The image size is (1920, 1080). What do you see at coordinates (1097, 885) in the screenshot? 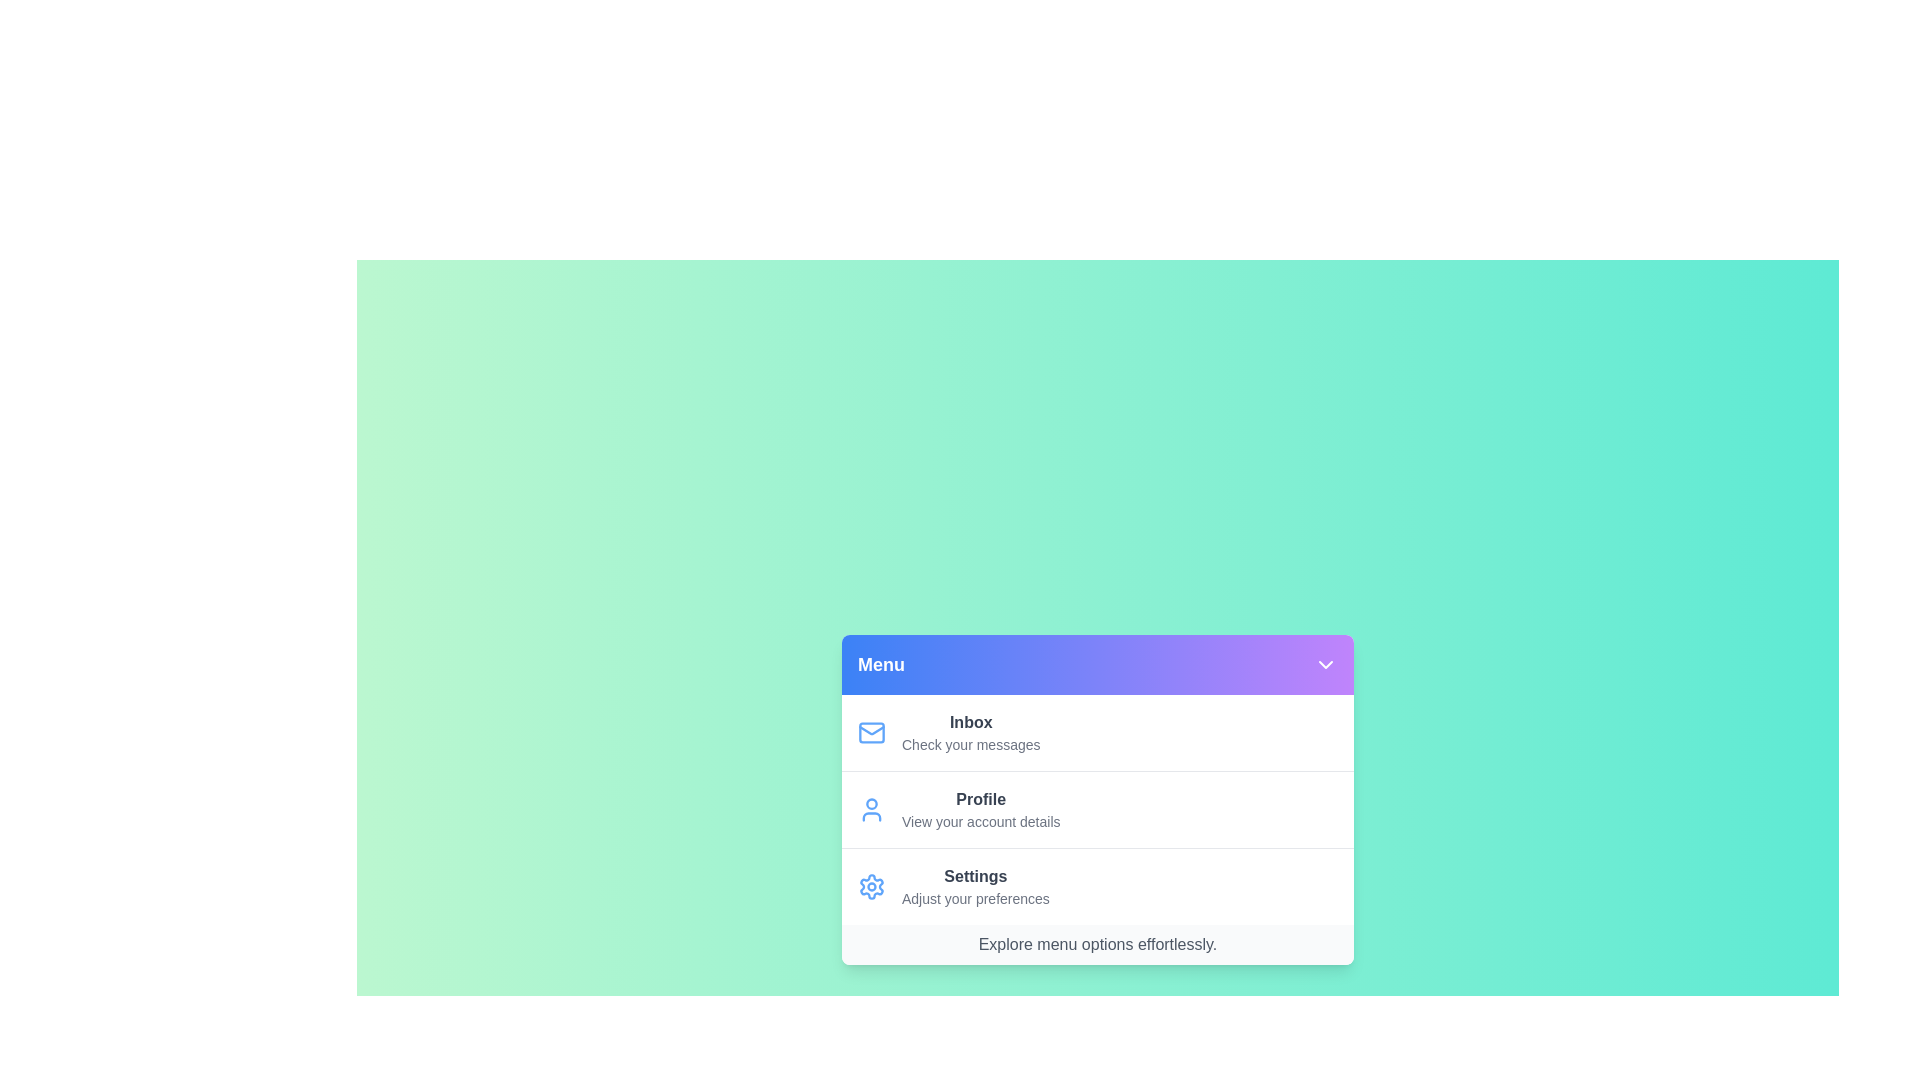
I see `the menu item Settings from the menu` at bounding box center [1097, 885].